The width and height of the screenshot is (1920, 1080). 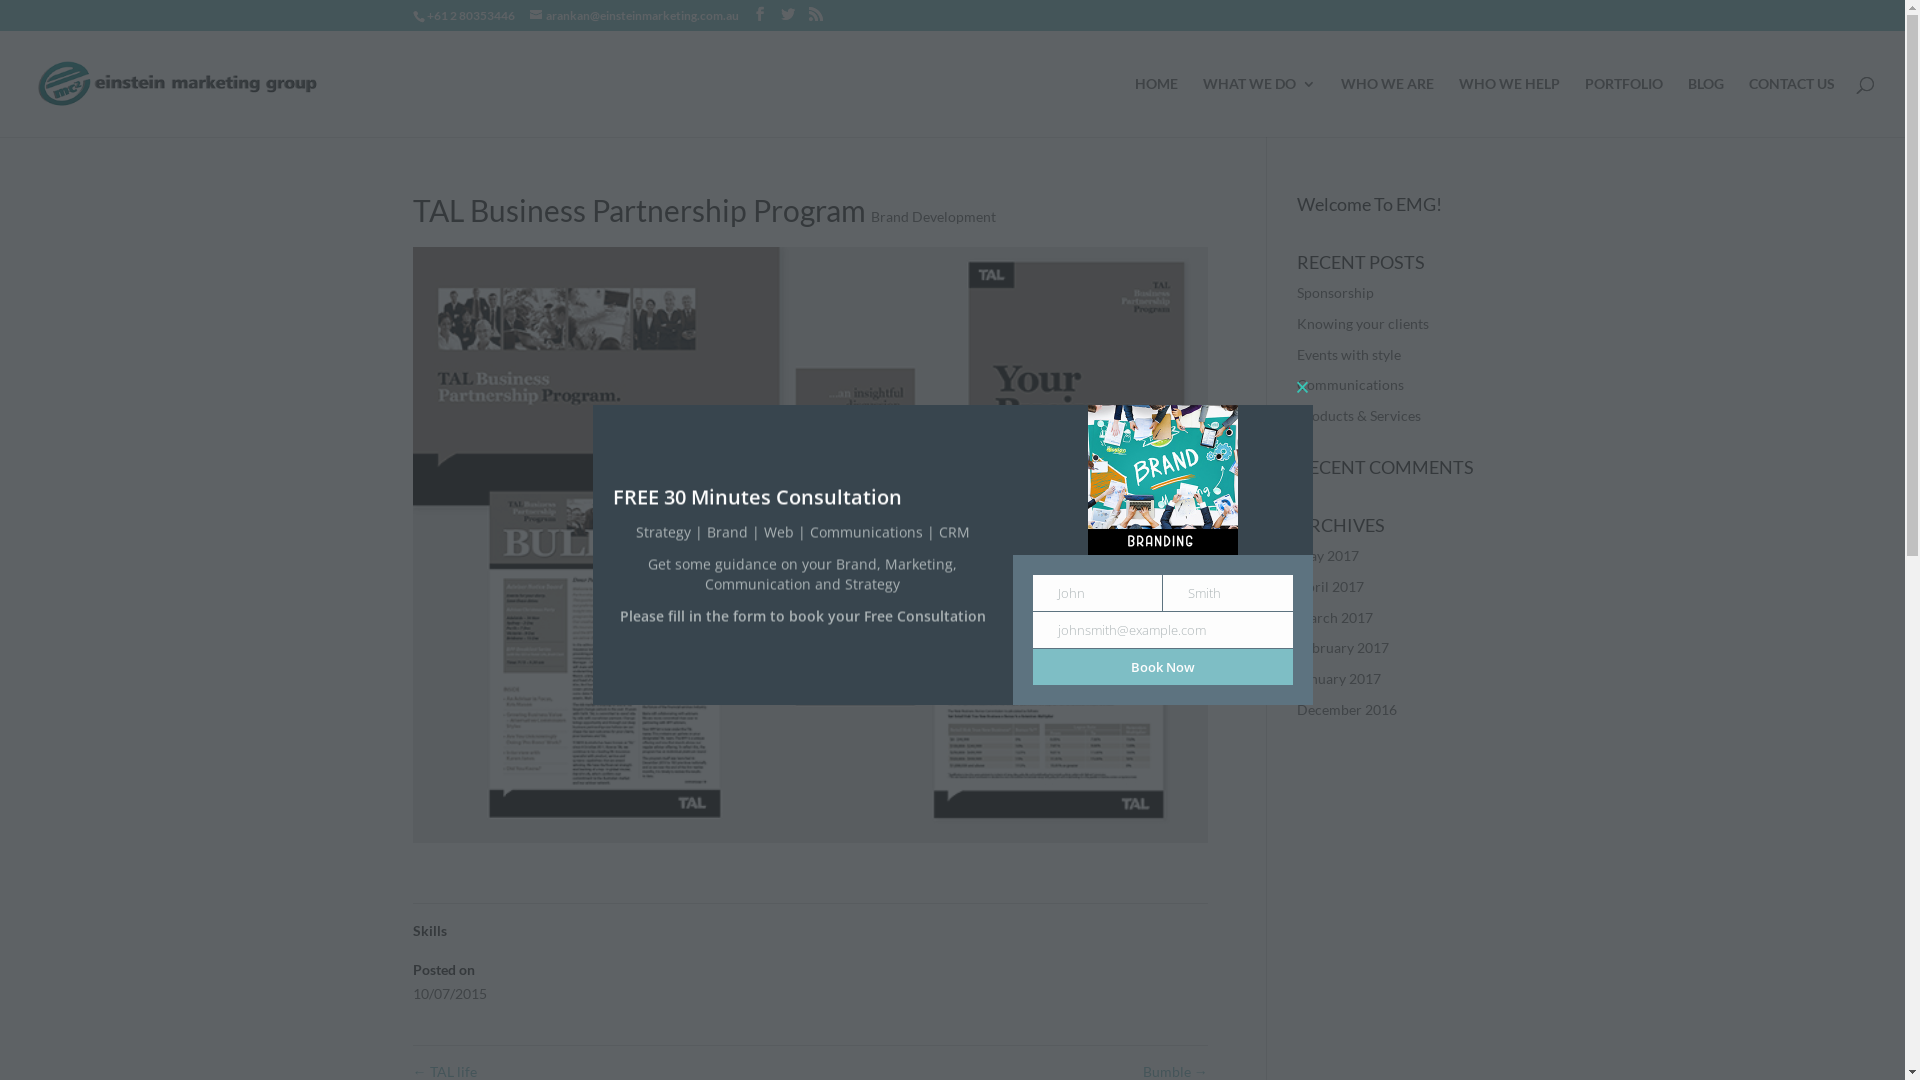 What do you see at coordinates (1623, 107) in the screenshot?
I see `'PORTFOLIO'` at bounding box center [1623, 107].